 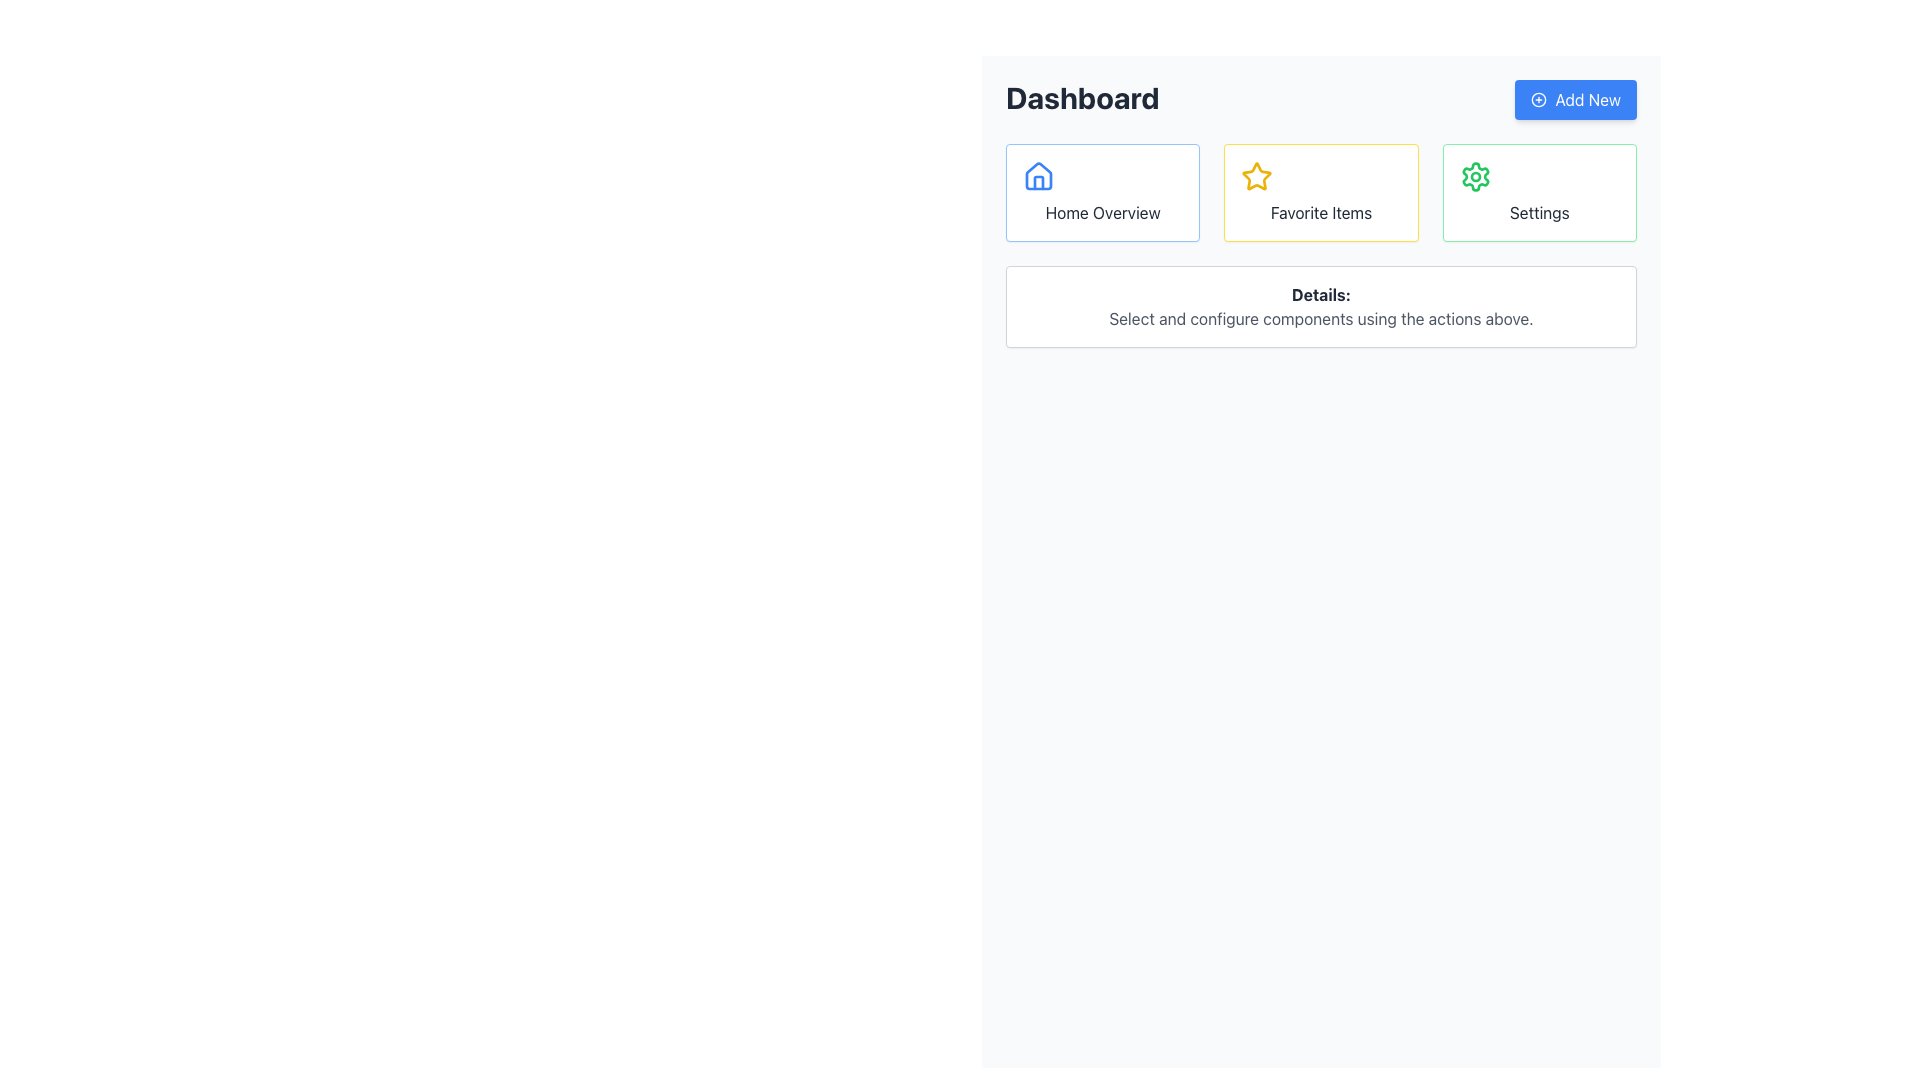 I want to click on the informational card labeled 'Home Overview', which is the first card in the top left position among three horizontally aligned cards preceded by the title 'Dashboard', so click(x=1102, y=192).